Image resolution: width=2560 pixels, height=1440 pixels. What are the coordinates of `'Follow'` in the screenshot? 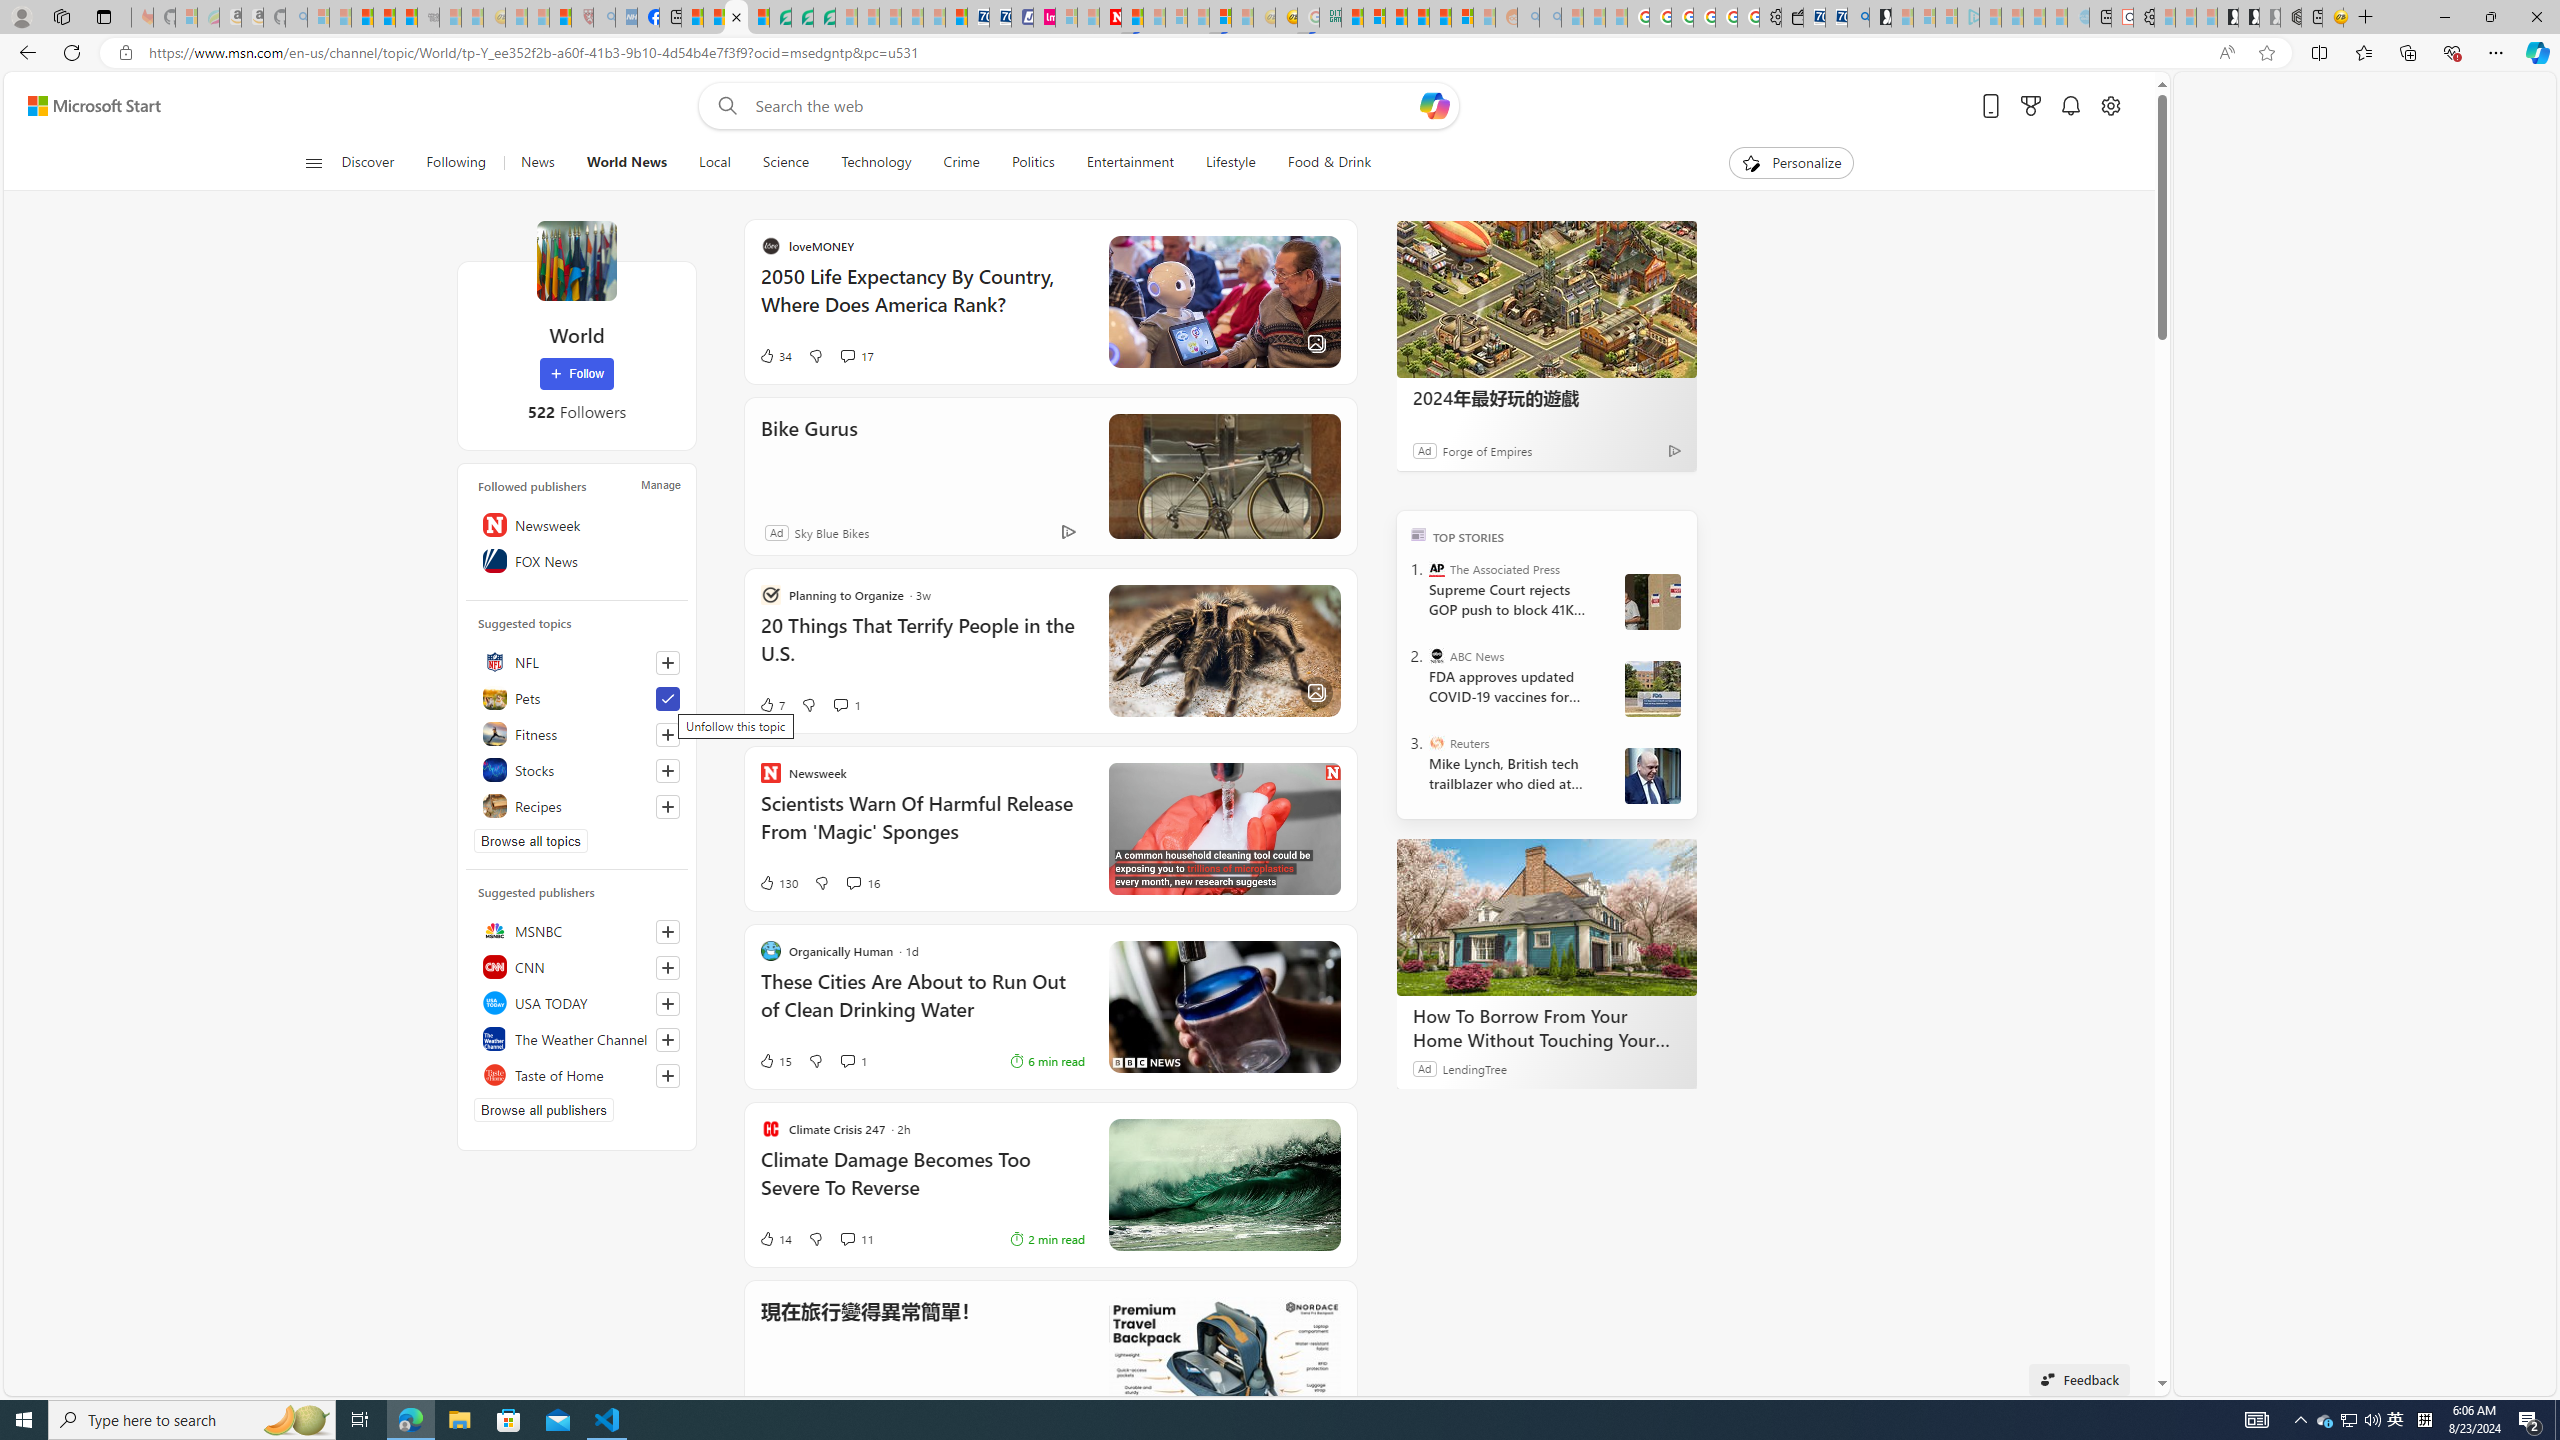 It's located at (576, 374).